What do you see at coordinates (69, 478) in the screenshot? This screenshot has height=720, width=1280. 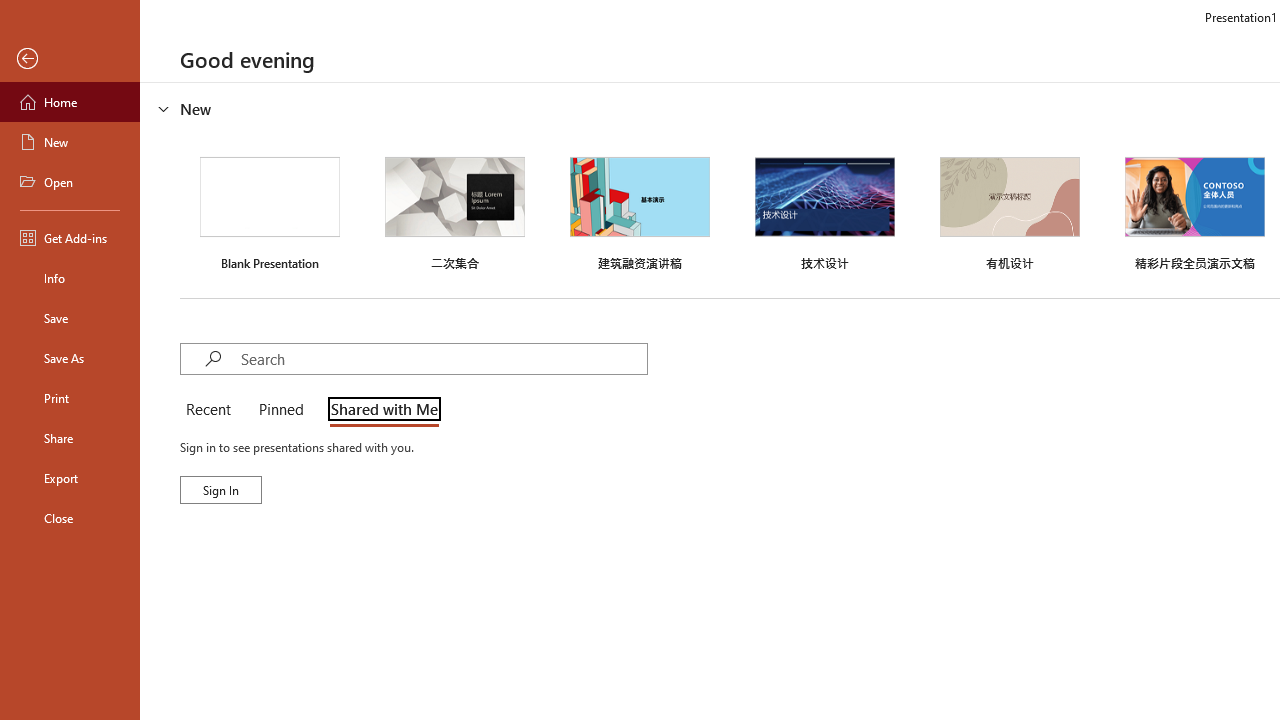 I see `'Export'` at bounding box center [69, 478].